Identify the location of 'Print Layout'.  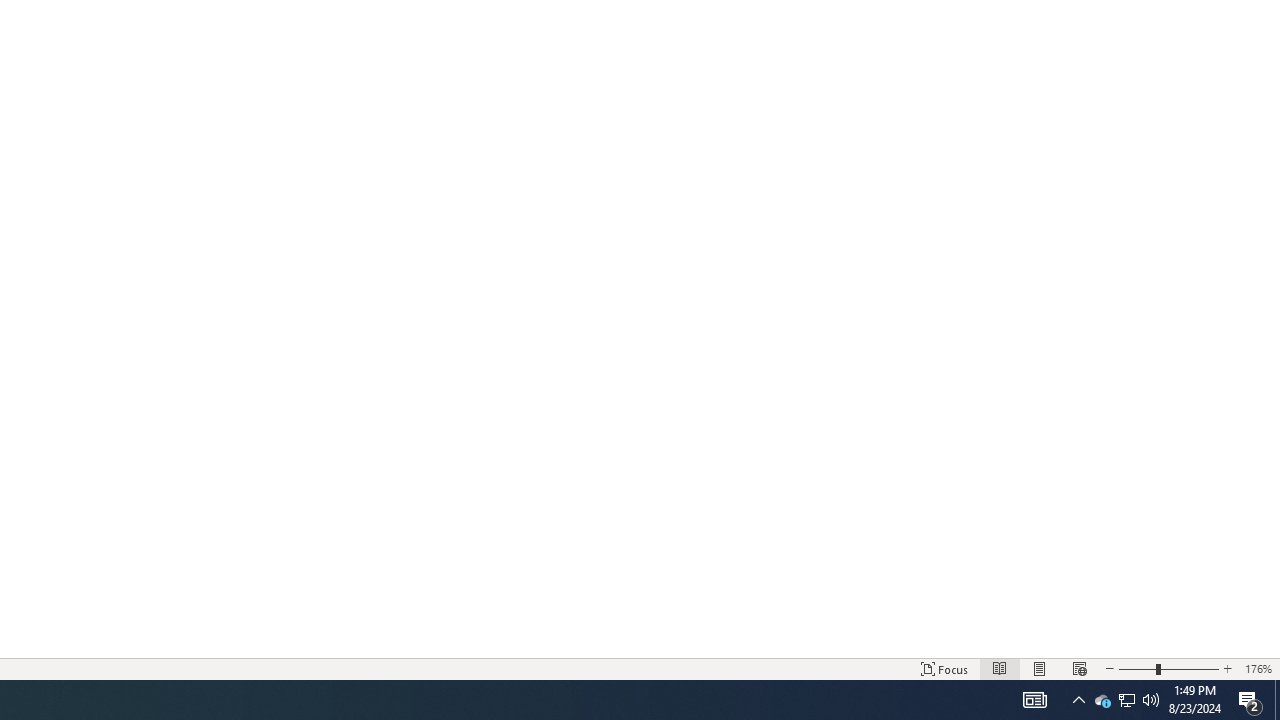
(1040, 669).